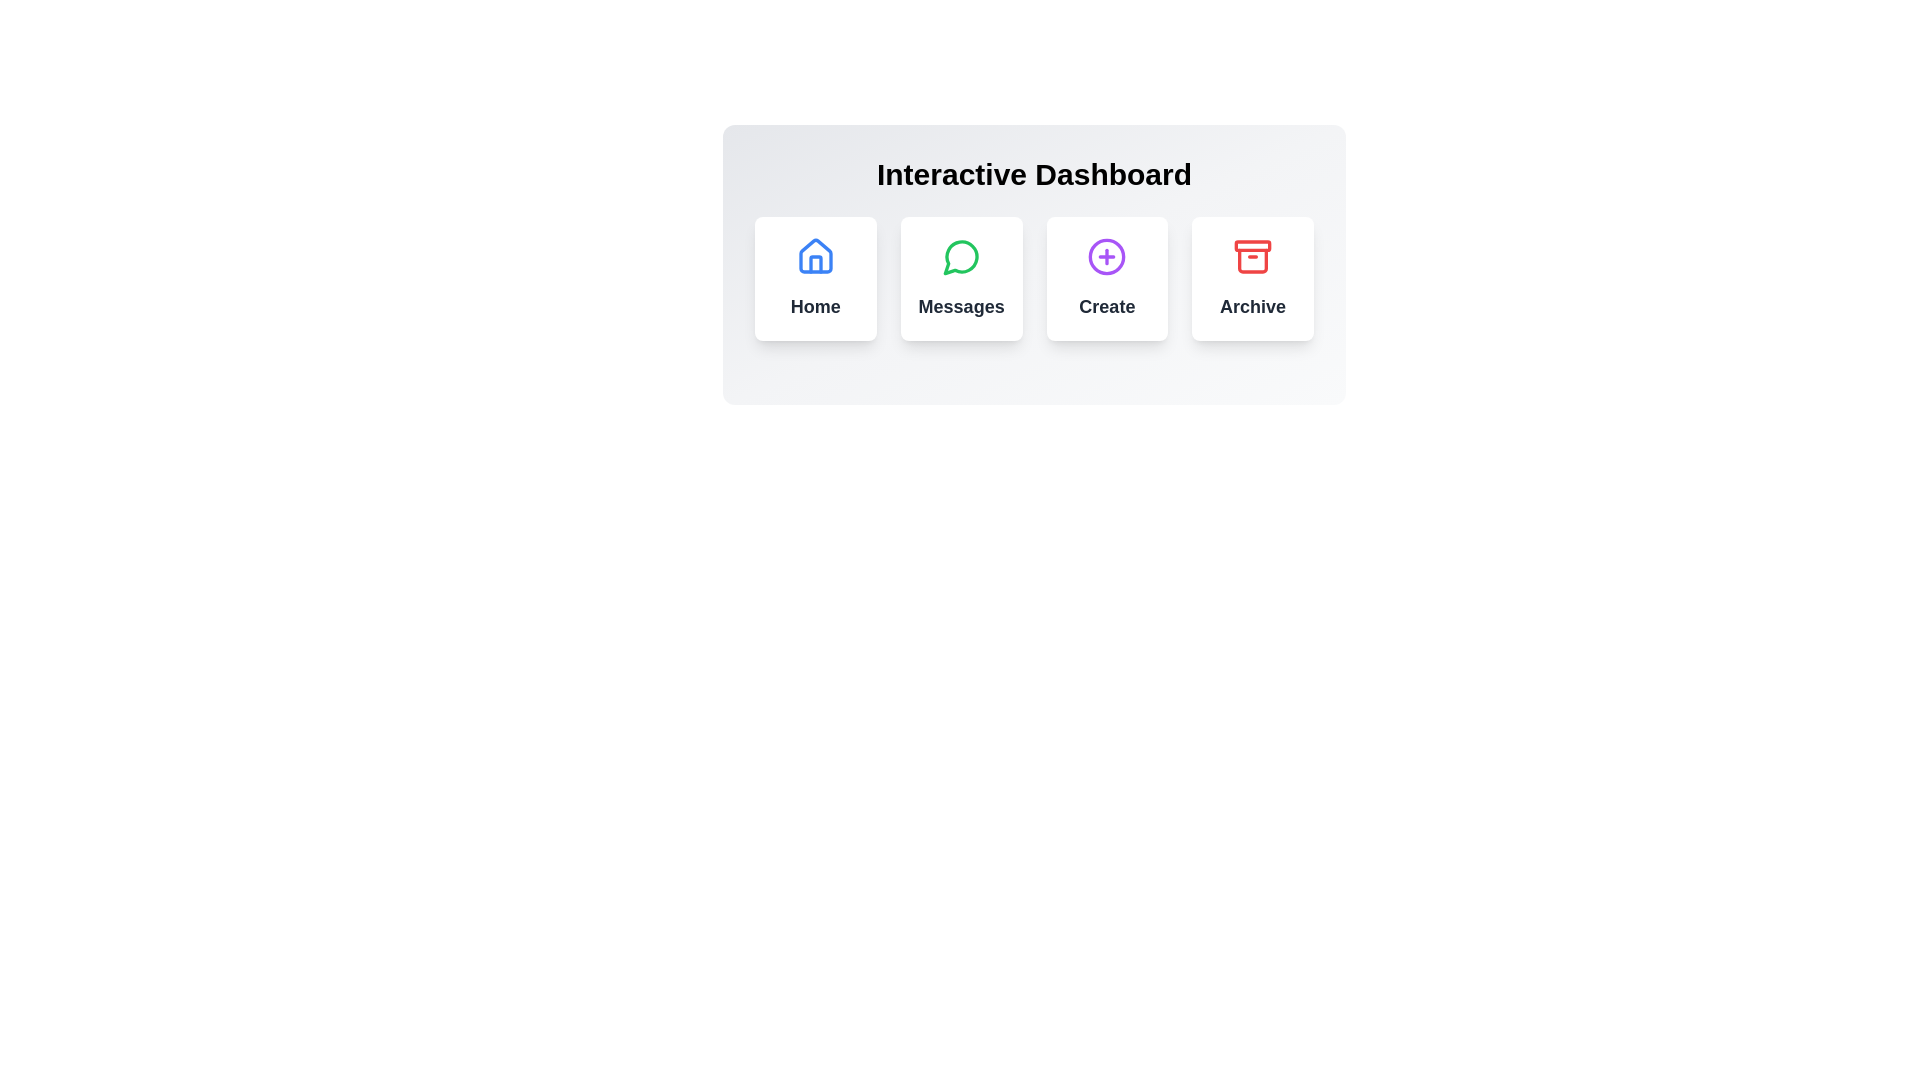 This screenshot has width=1920, height=1080. Describe the element at coordinates (1106, 278) in the screenshot. I see `the 'Create' button, which is a rectangular button with a white background, a rounded border, and a purple plus icon, to trigger hover effects` at that location.